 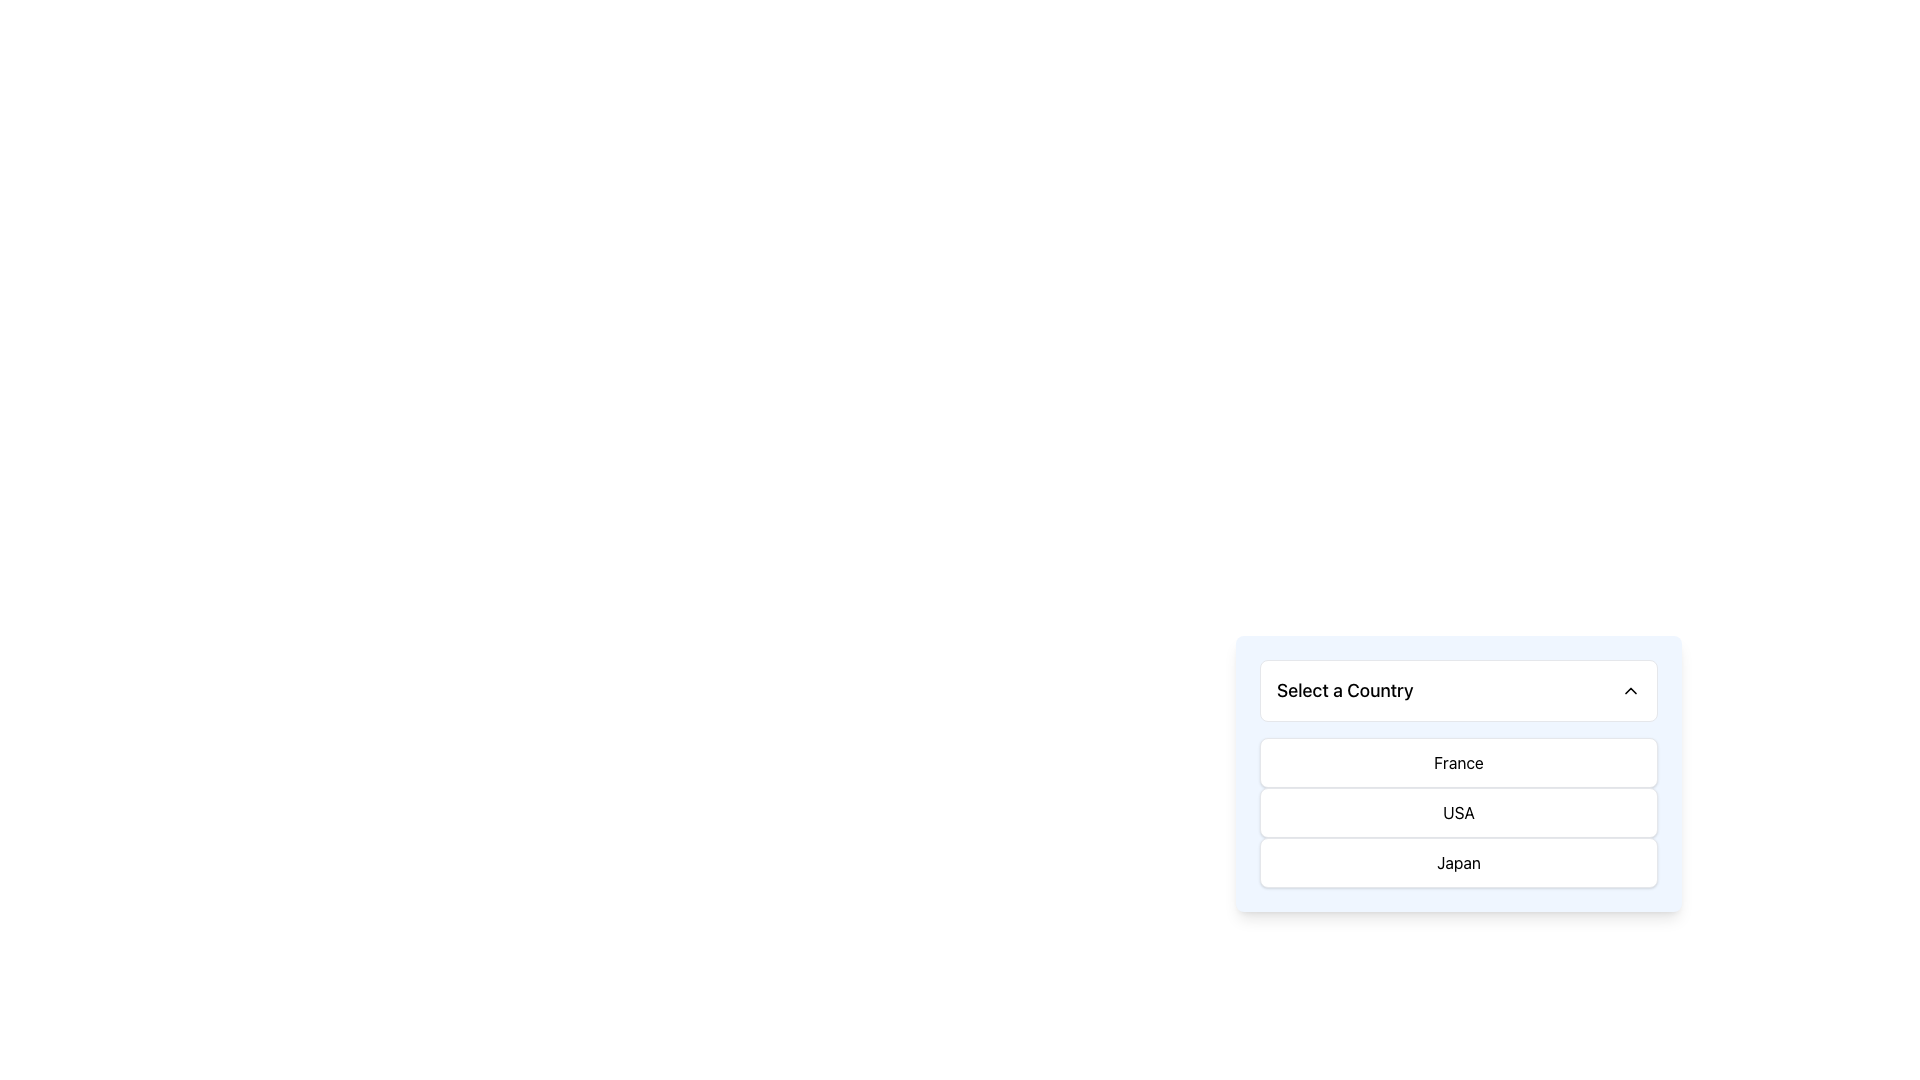 I want to click on the text label for 'France' in the 'Select a Country' dropdown menu, so click(x=1459, y=763).